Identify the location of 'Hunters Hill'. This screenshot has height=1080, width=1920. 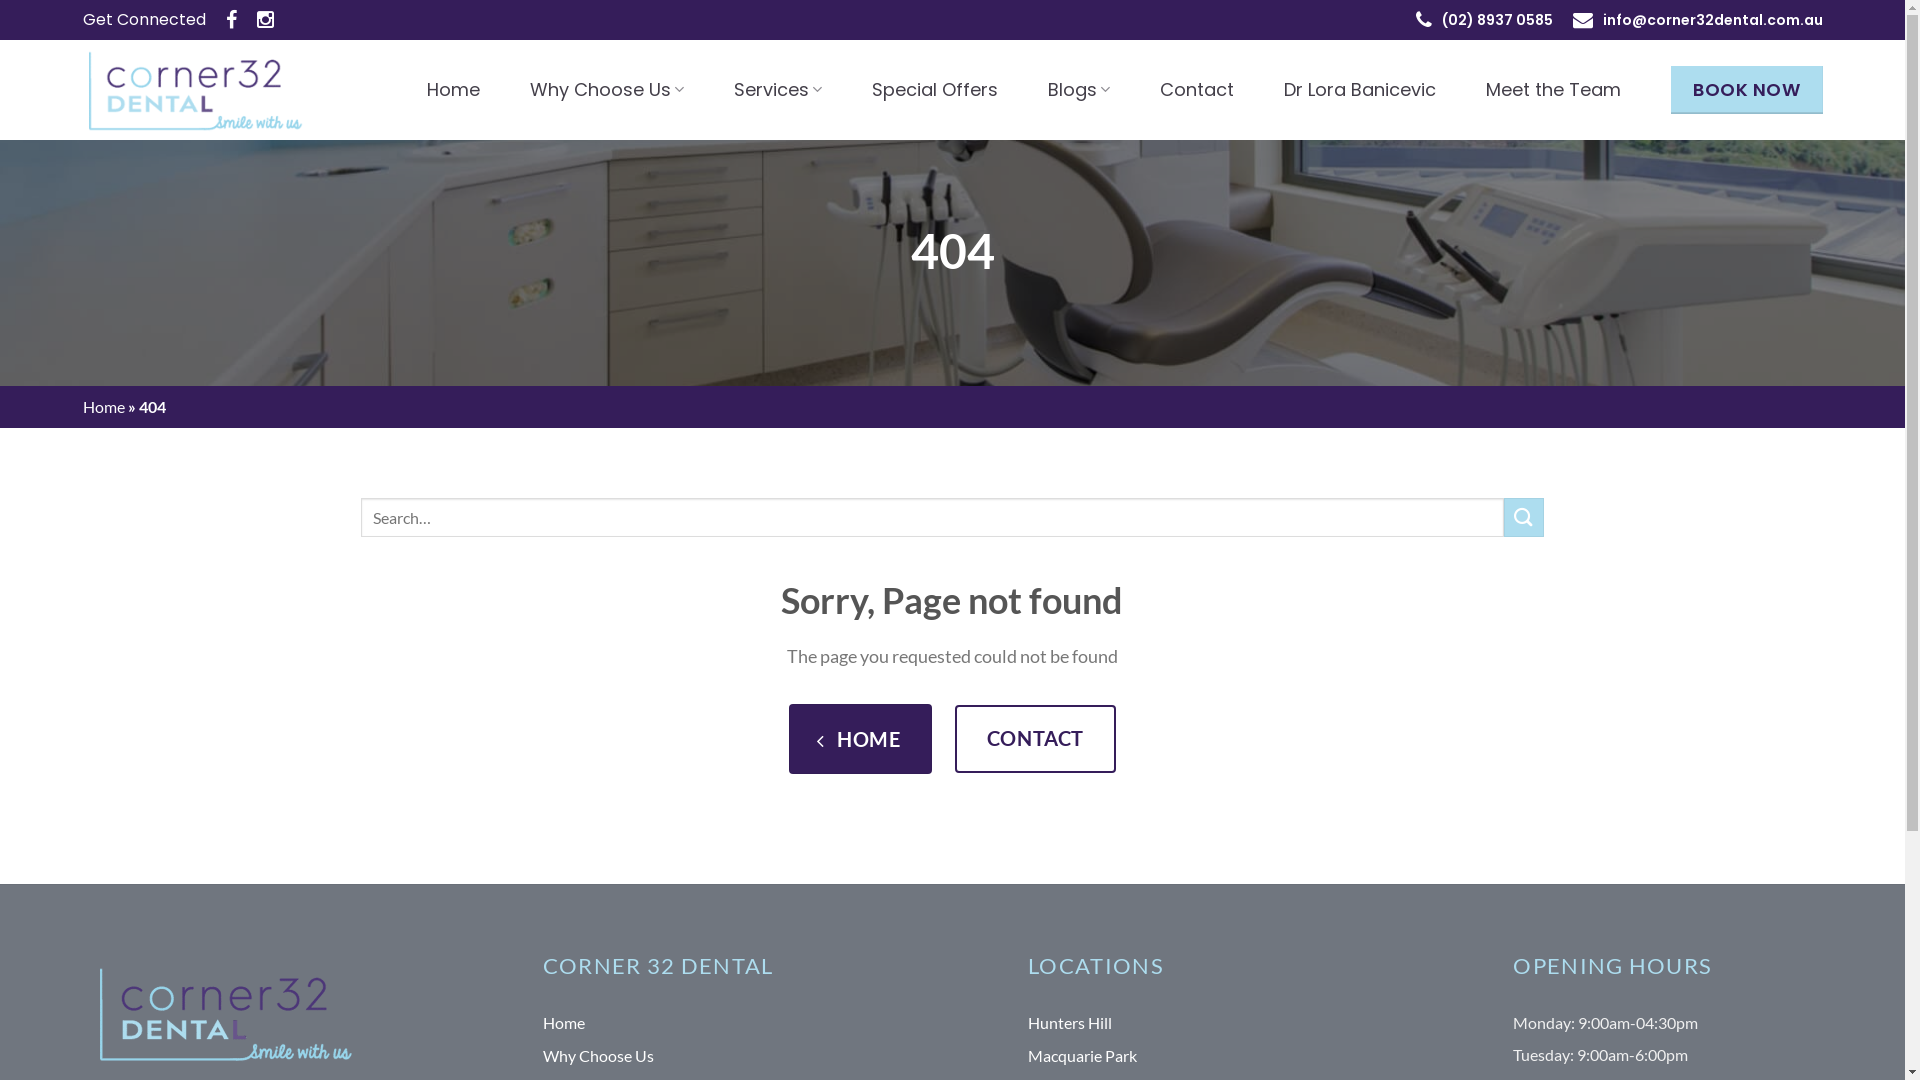
(1069, 1023).